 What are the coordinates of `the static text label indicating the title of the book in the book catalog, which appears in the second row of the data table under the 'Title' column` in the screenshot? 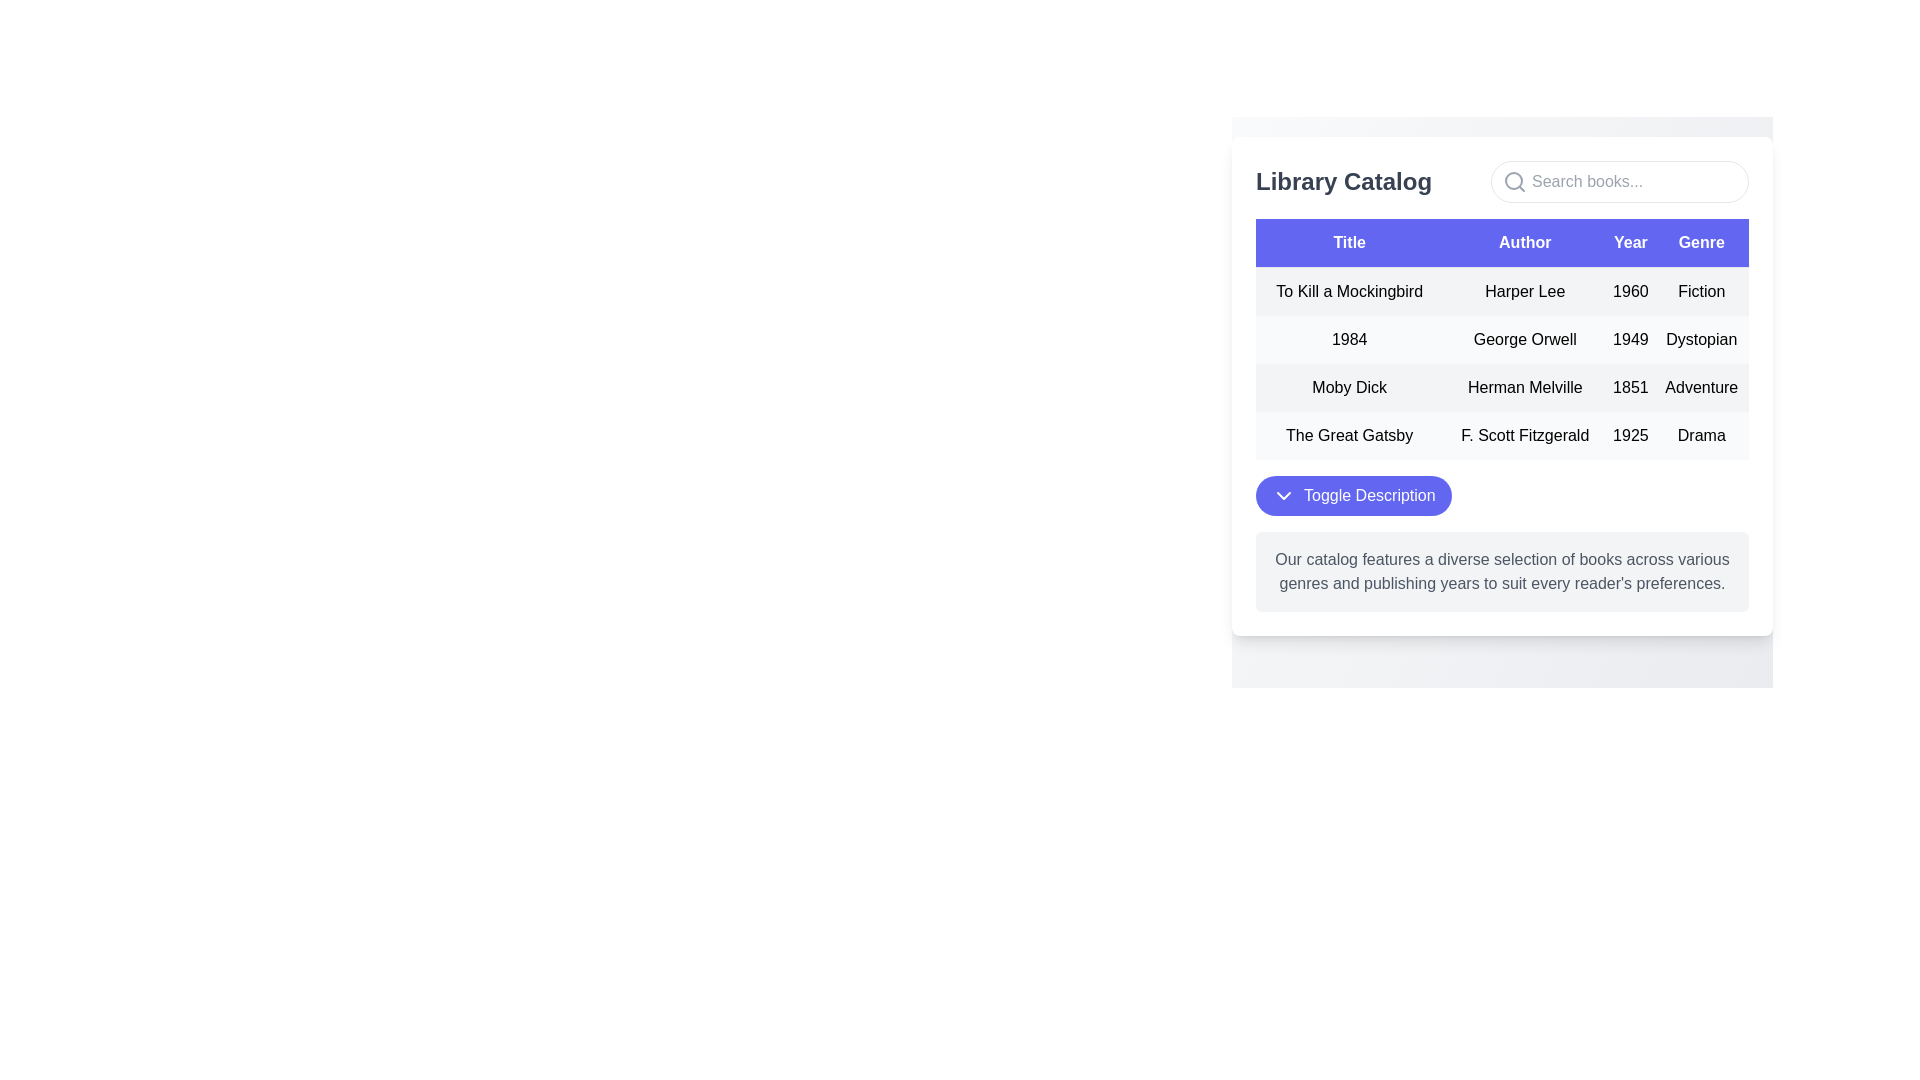 It's located at (1349, 388).